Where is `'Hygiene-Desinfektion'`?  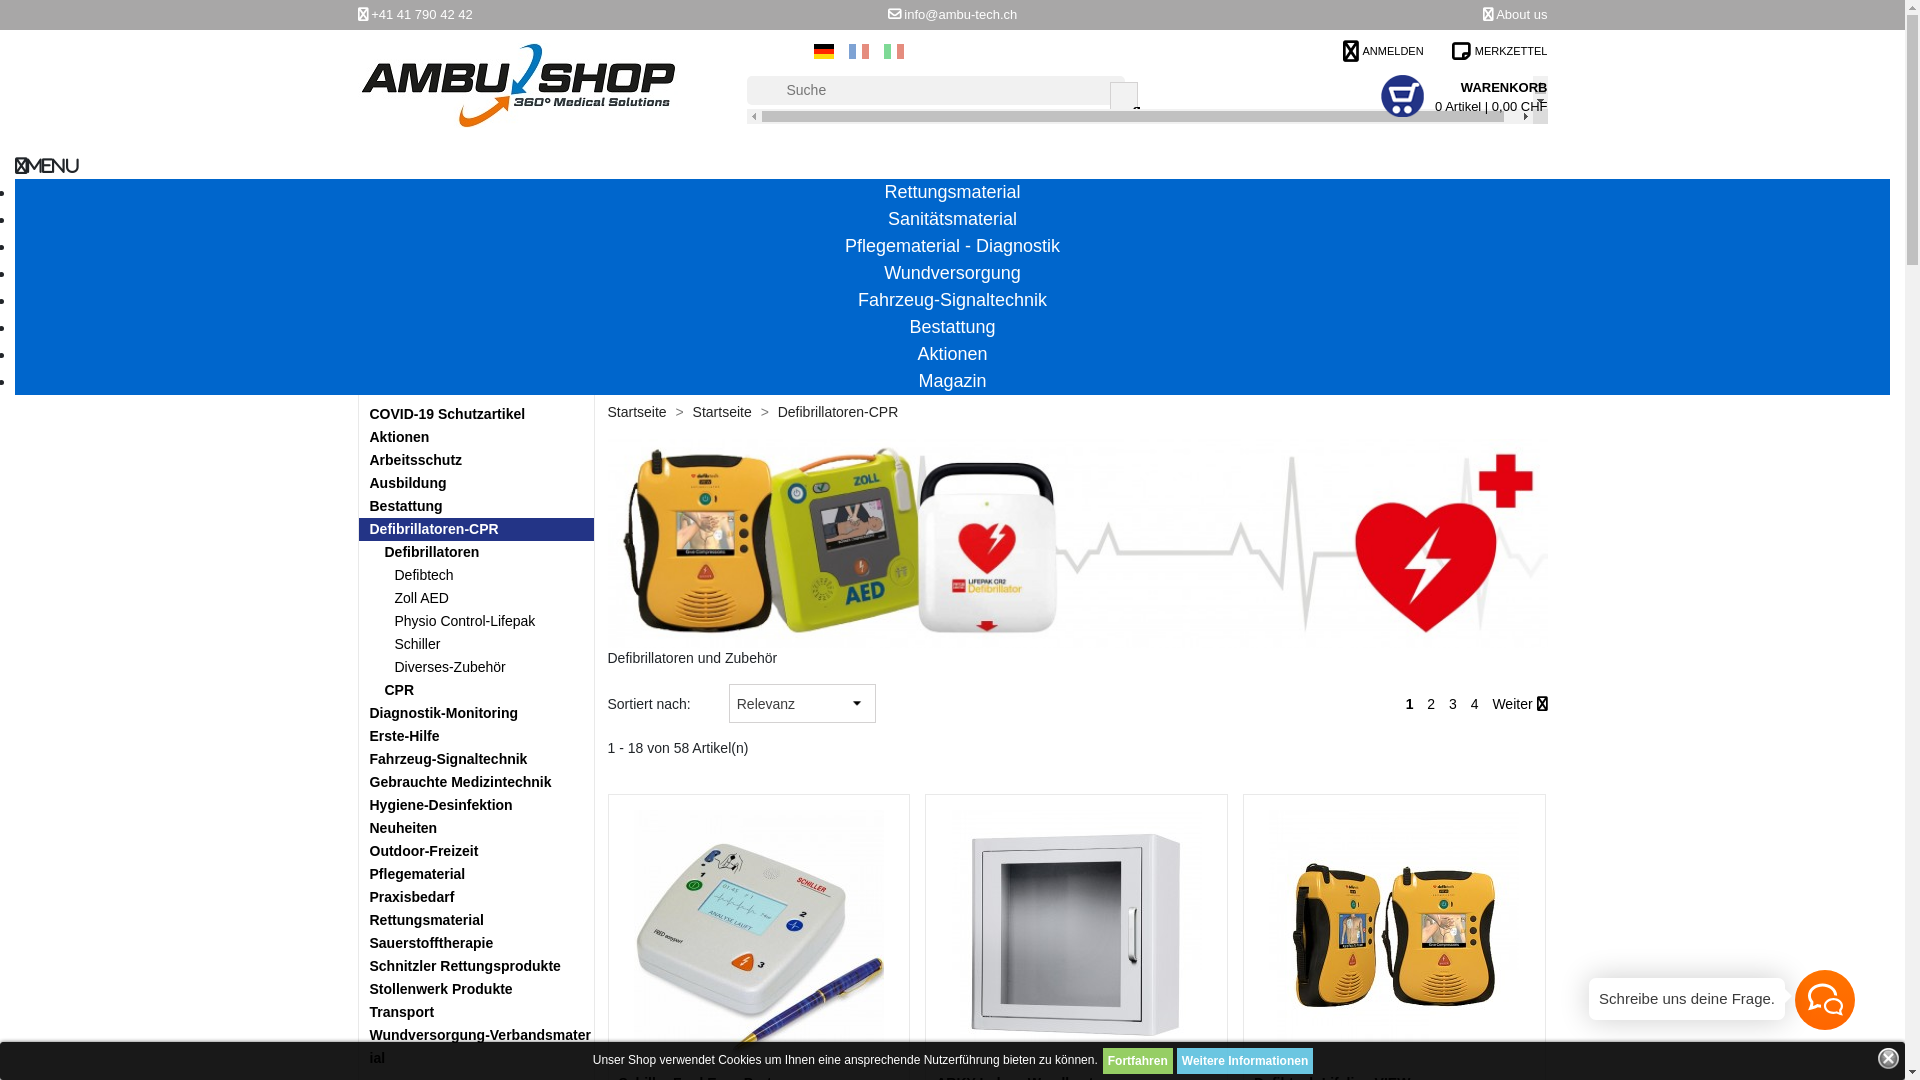 'Hygiene-Desinfektion' is located at coordinates (474, 804).